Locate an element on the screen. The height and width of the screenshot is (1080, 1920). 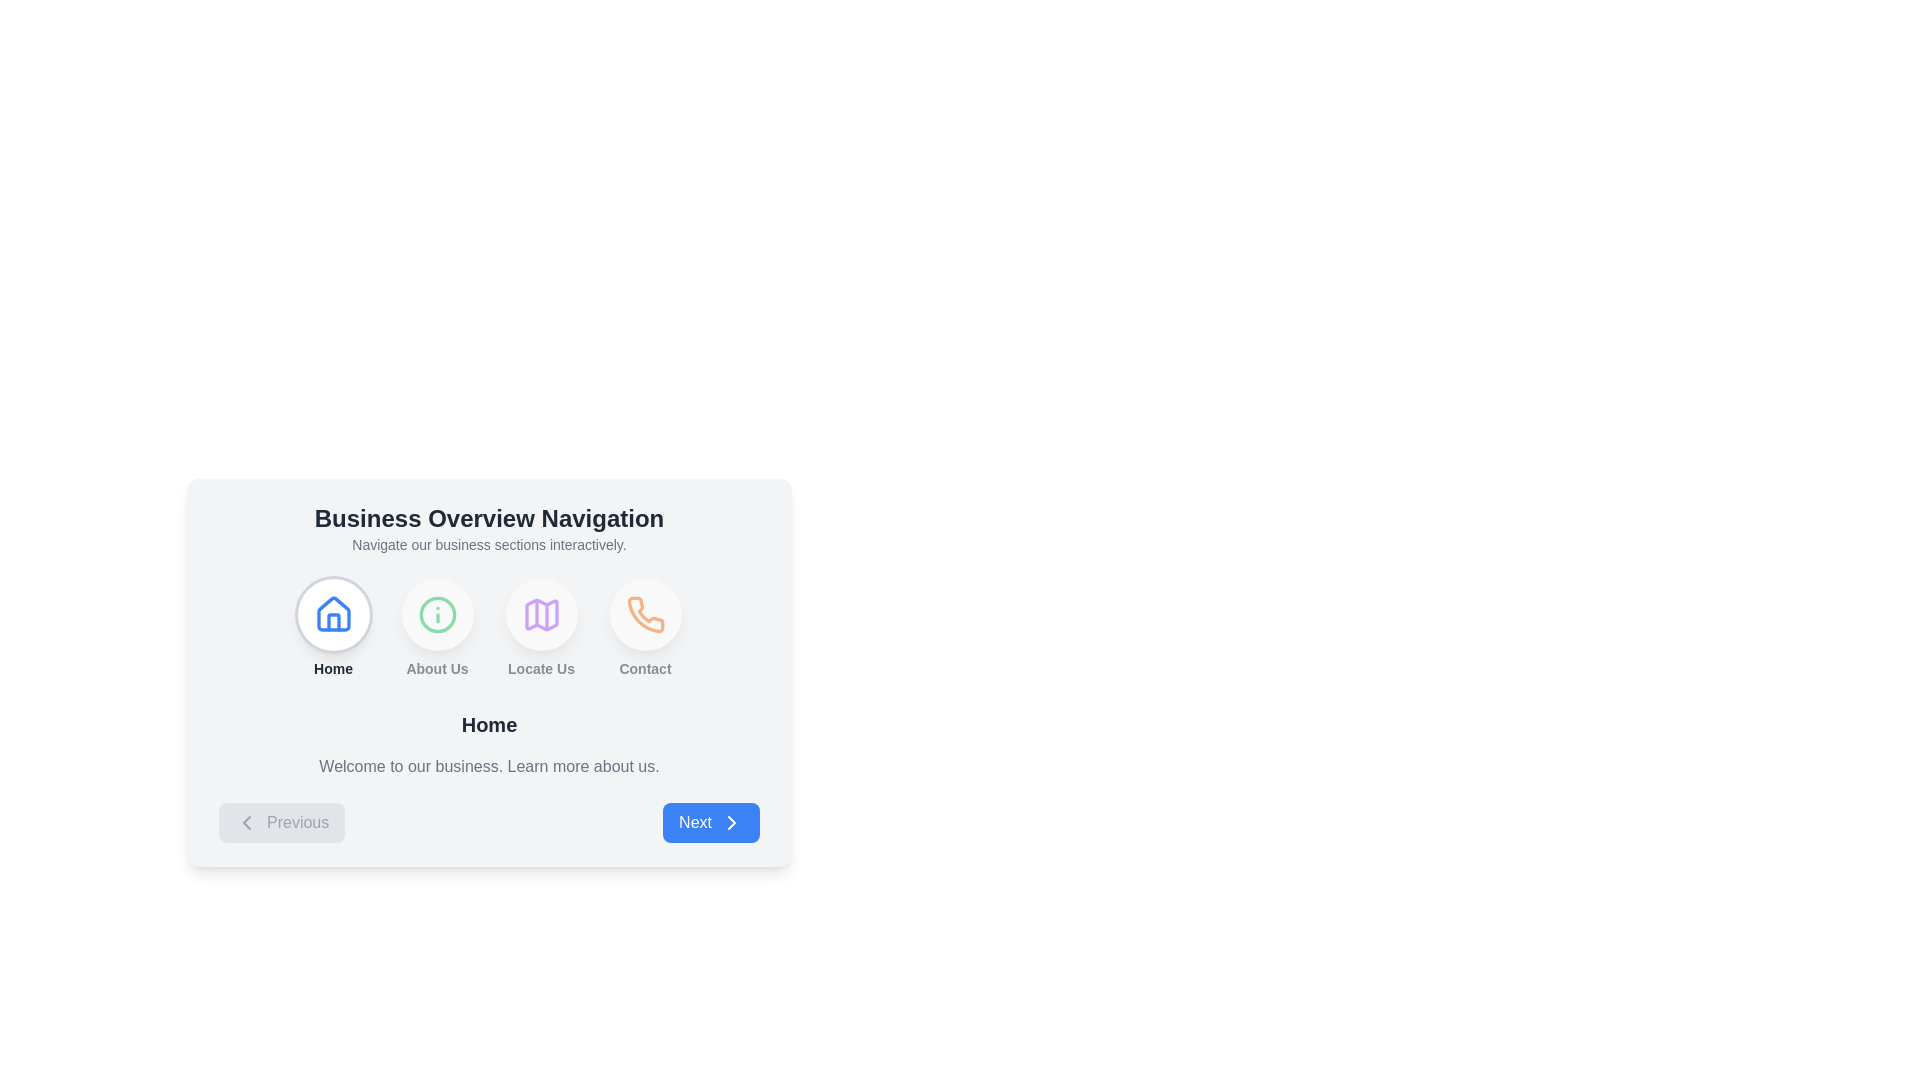
the Icon located at the right end of the 'Next' button in the bottom-right corner of the card layout is located at coordinates (730, 822).